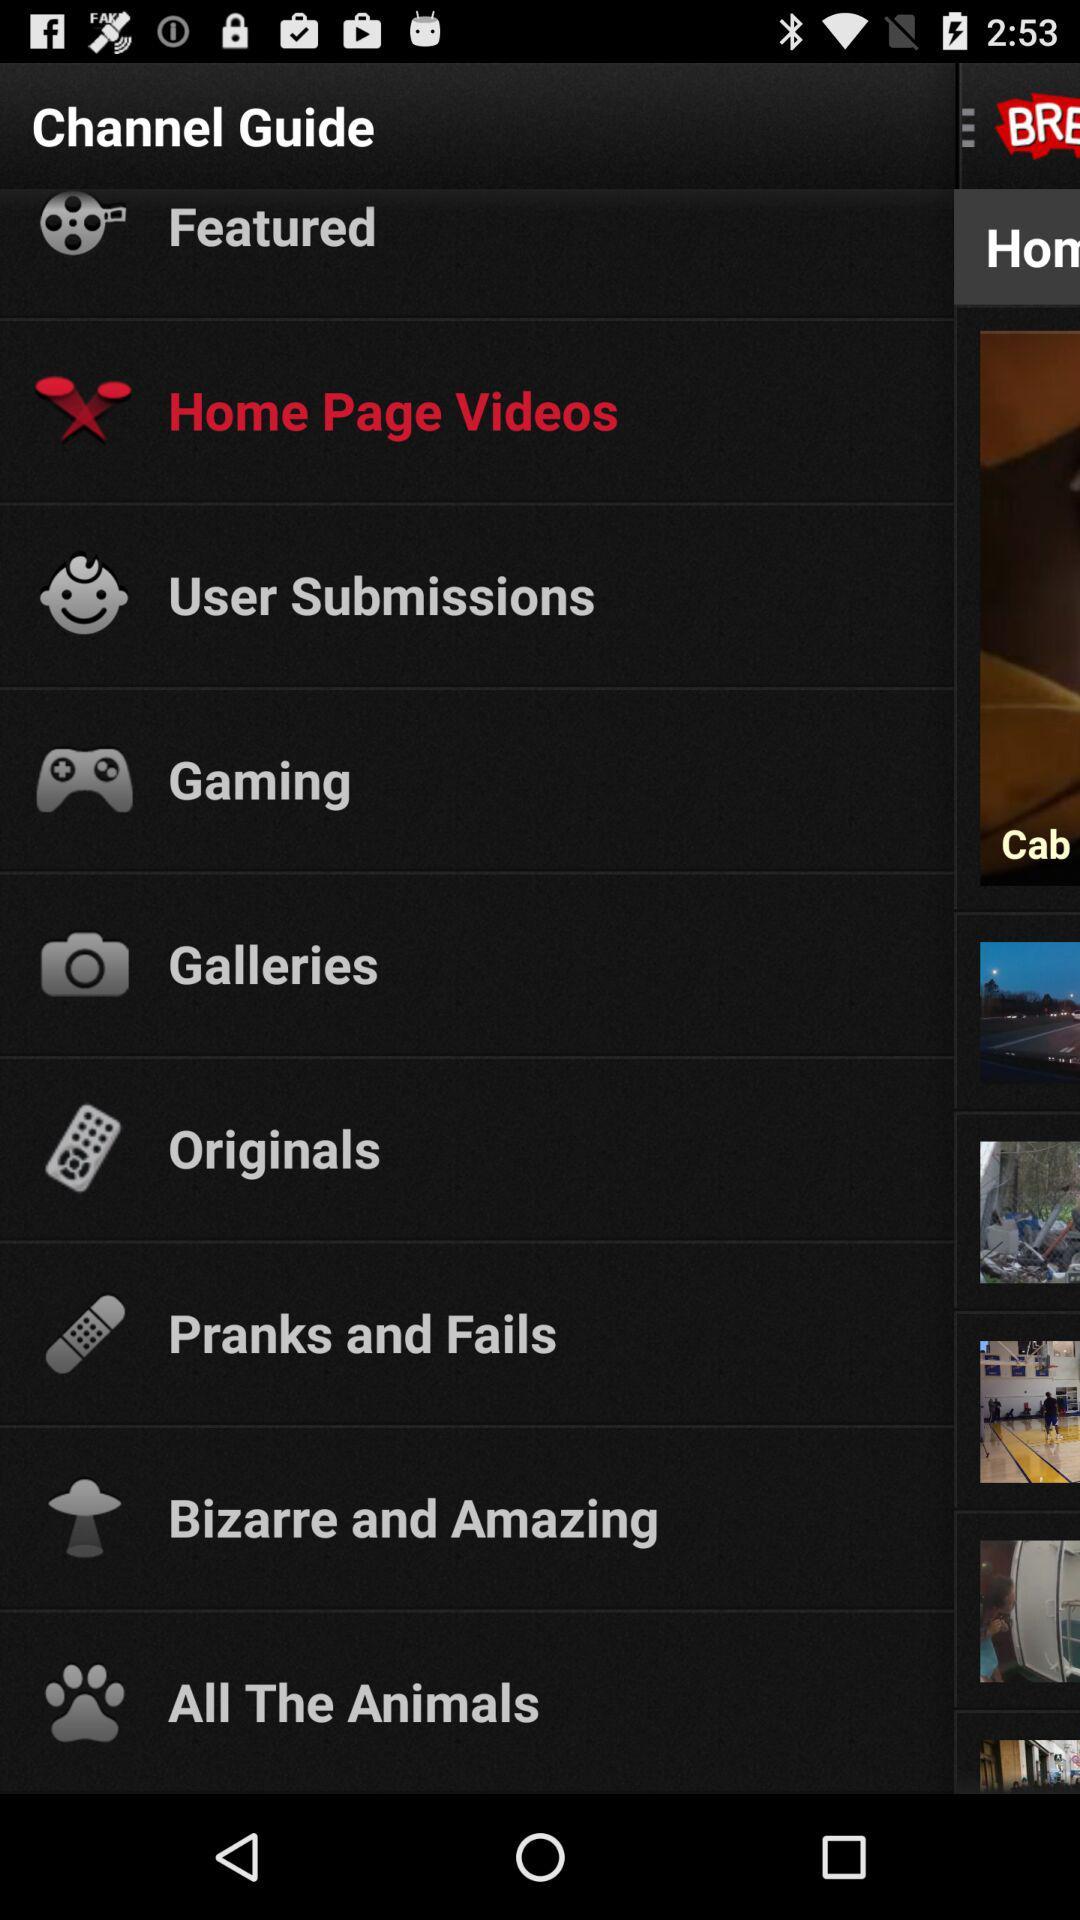  Describe the element at coordinates (542, 225) in the screenshot. I see `featured app` at that location.